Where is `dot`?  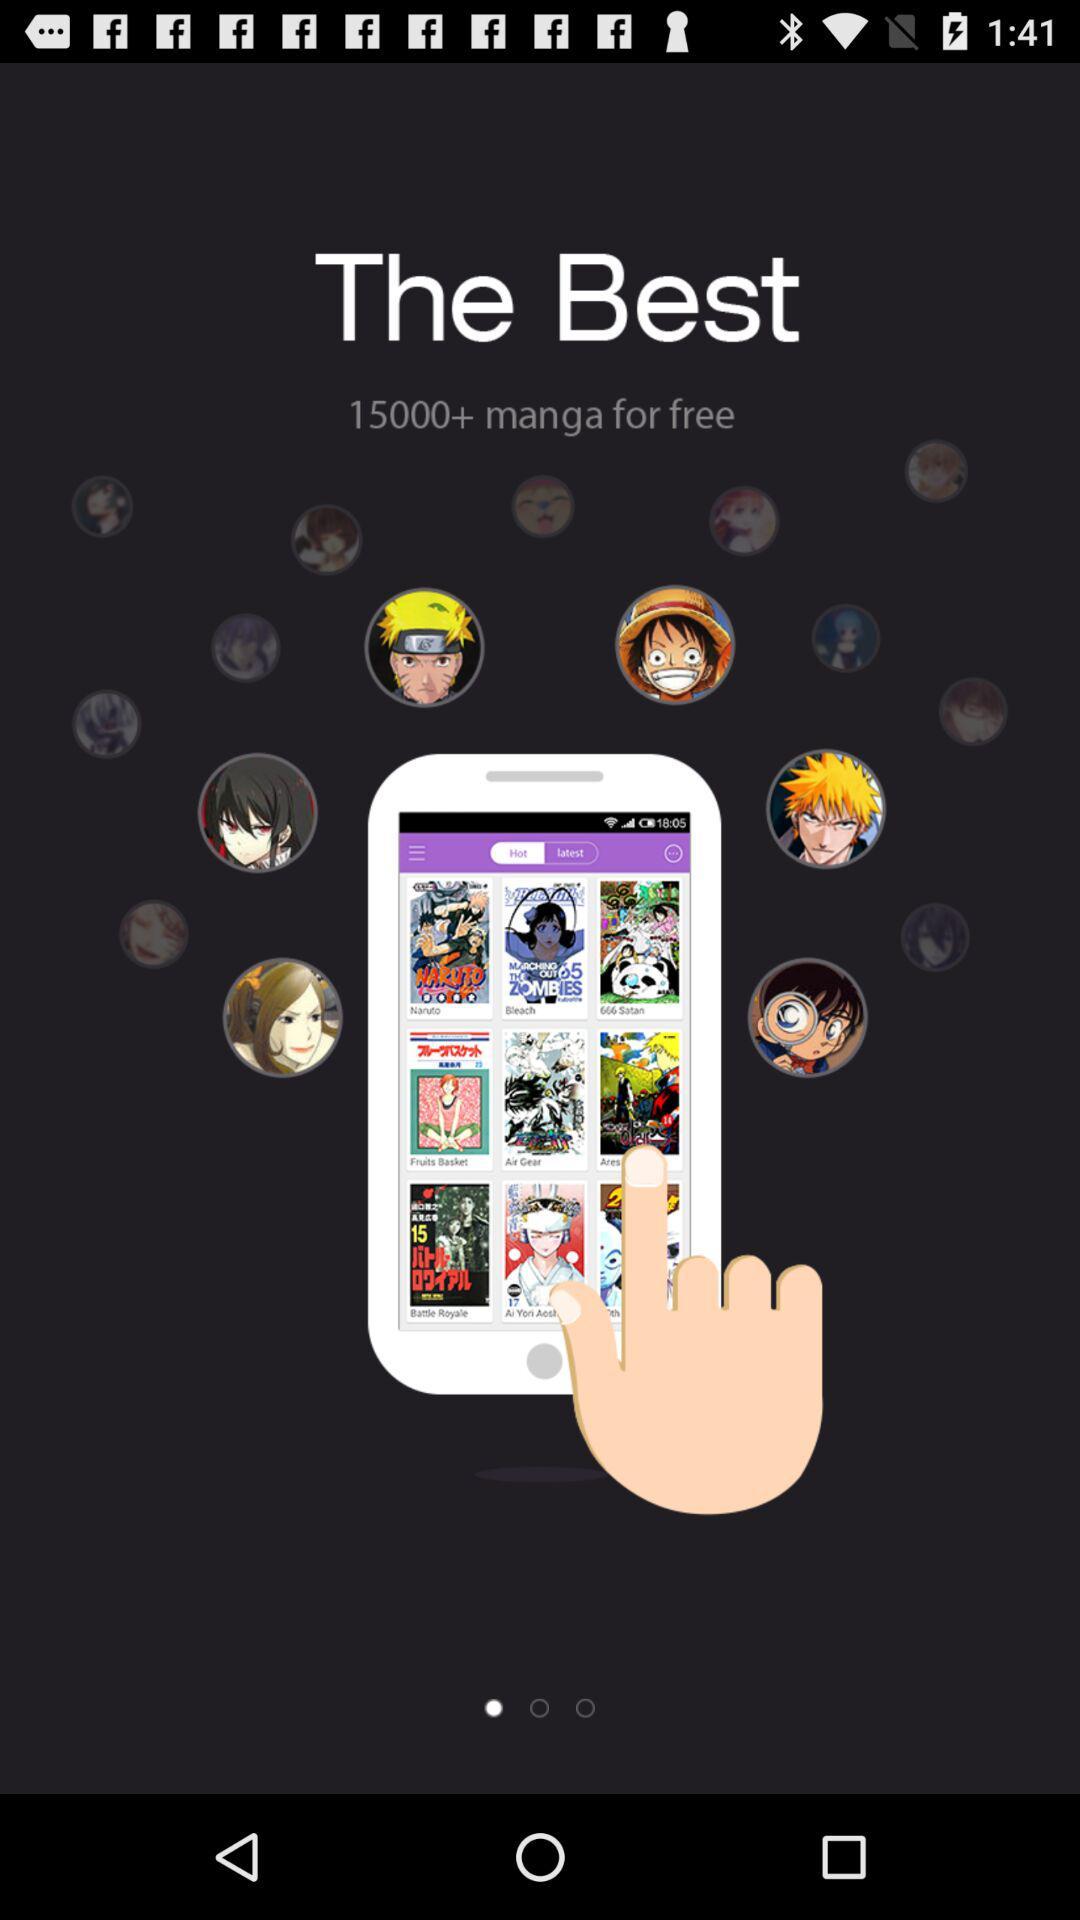 dot is located at coordinates (585, 1707).